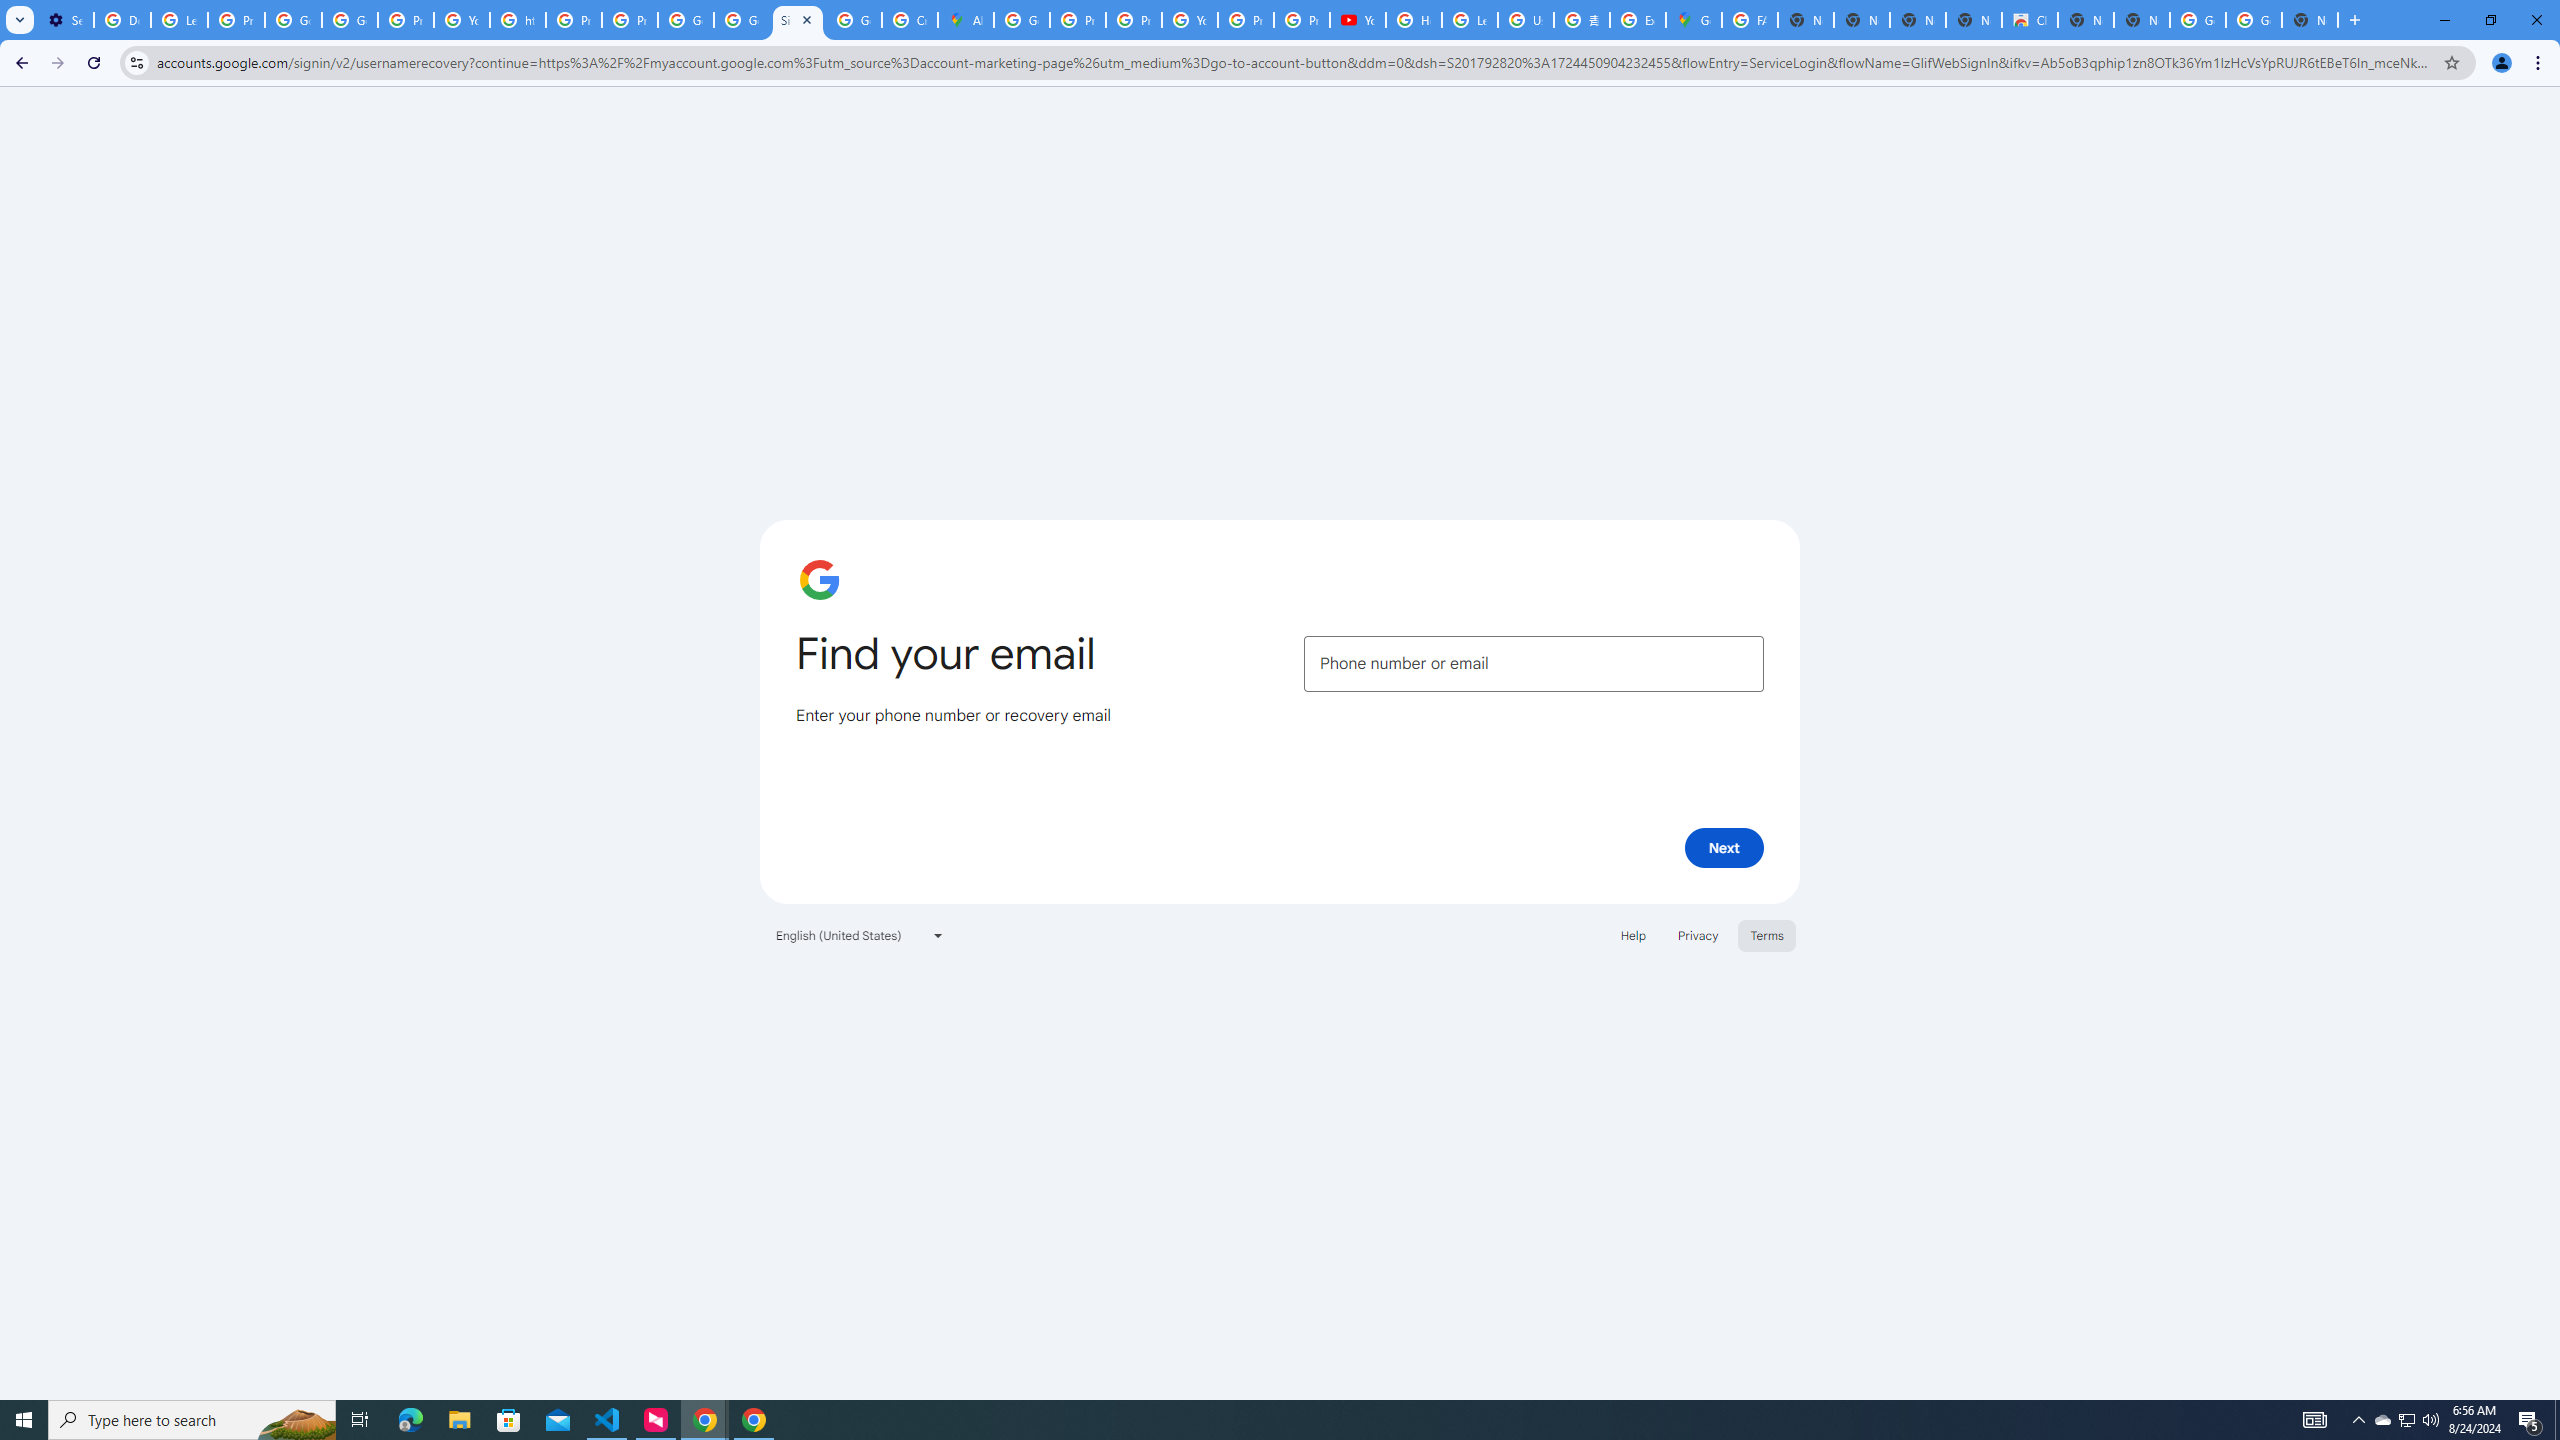 This screenshot has height=1440, width=2560. Describe the element at coordinates (1724, 846) in the screenshot. I see `'Next'` at that location.